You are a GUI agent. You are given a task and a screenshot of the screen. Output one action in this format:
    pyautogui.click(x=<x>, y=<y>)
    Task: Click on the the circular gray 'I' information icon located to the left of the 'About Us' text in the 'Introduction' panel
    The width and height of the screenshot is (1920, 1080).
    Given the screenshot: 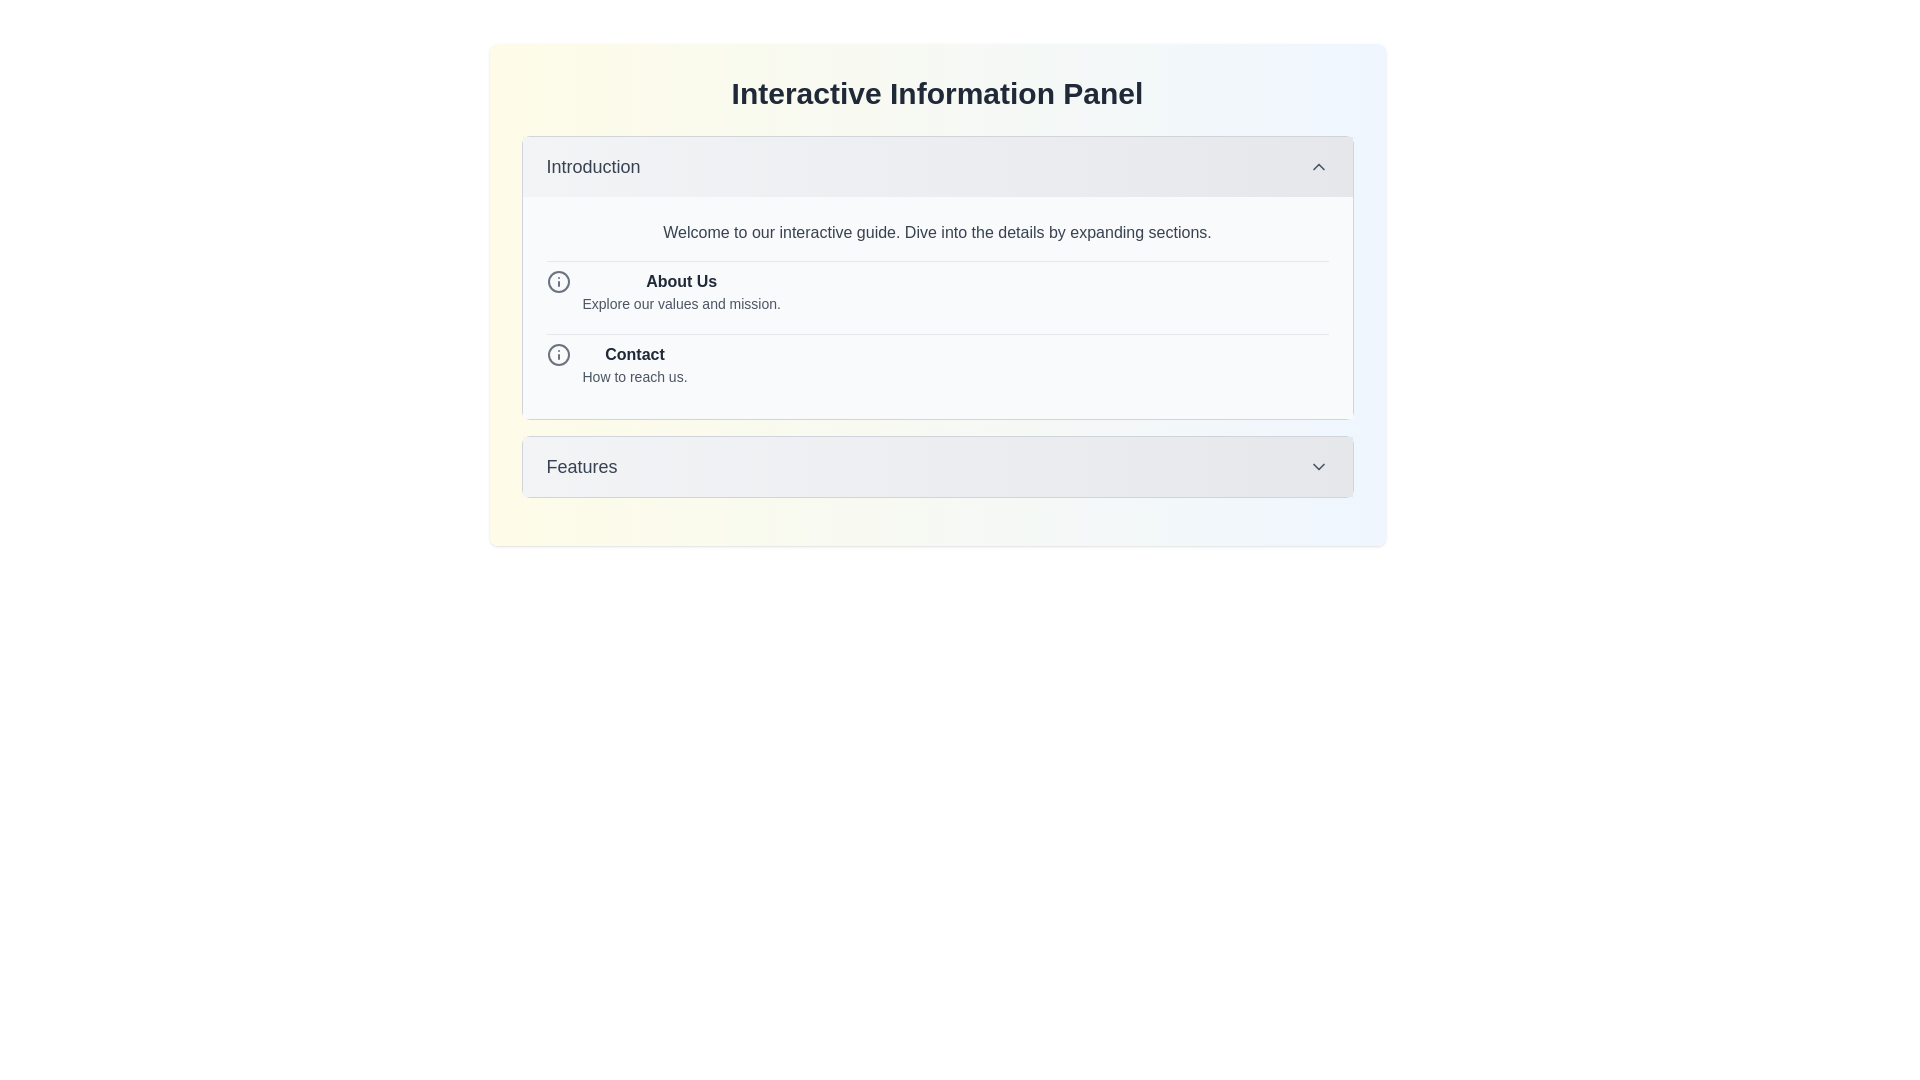 What is the action you would take?
    pyautogui.click(x=558, y=281)
    